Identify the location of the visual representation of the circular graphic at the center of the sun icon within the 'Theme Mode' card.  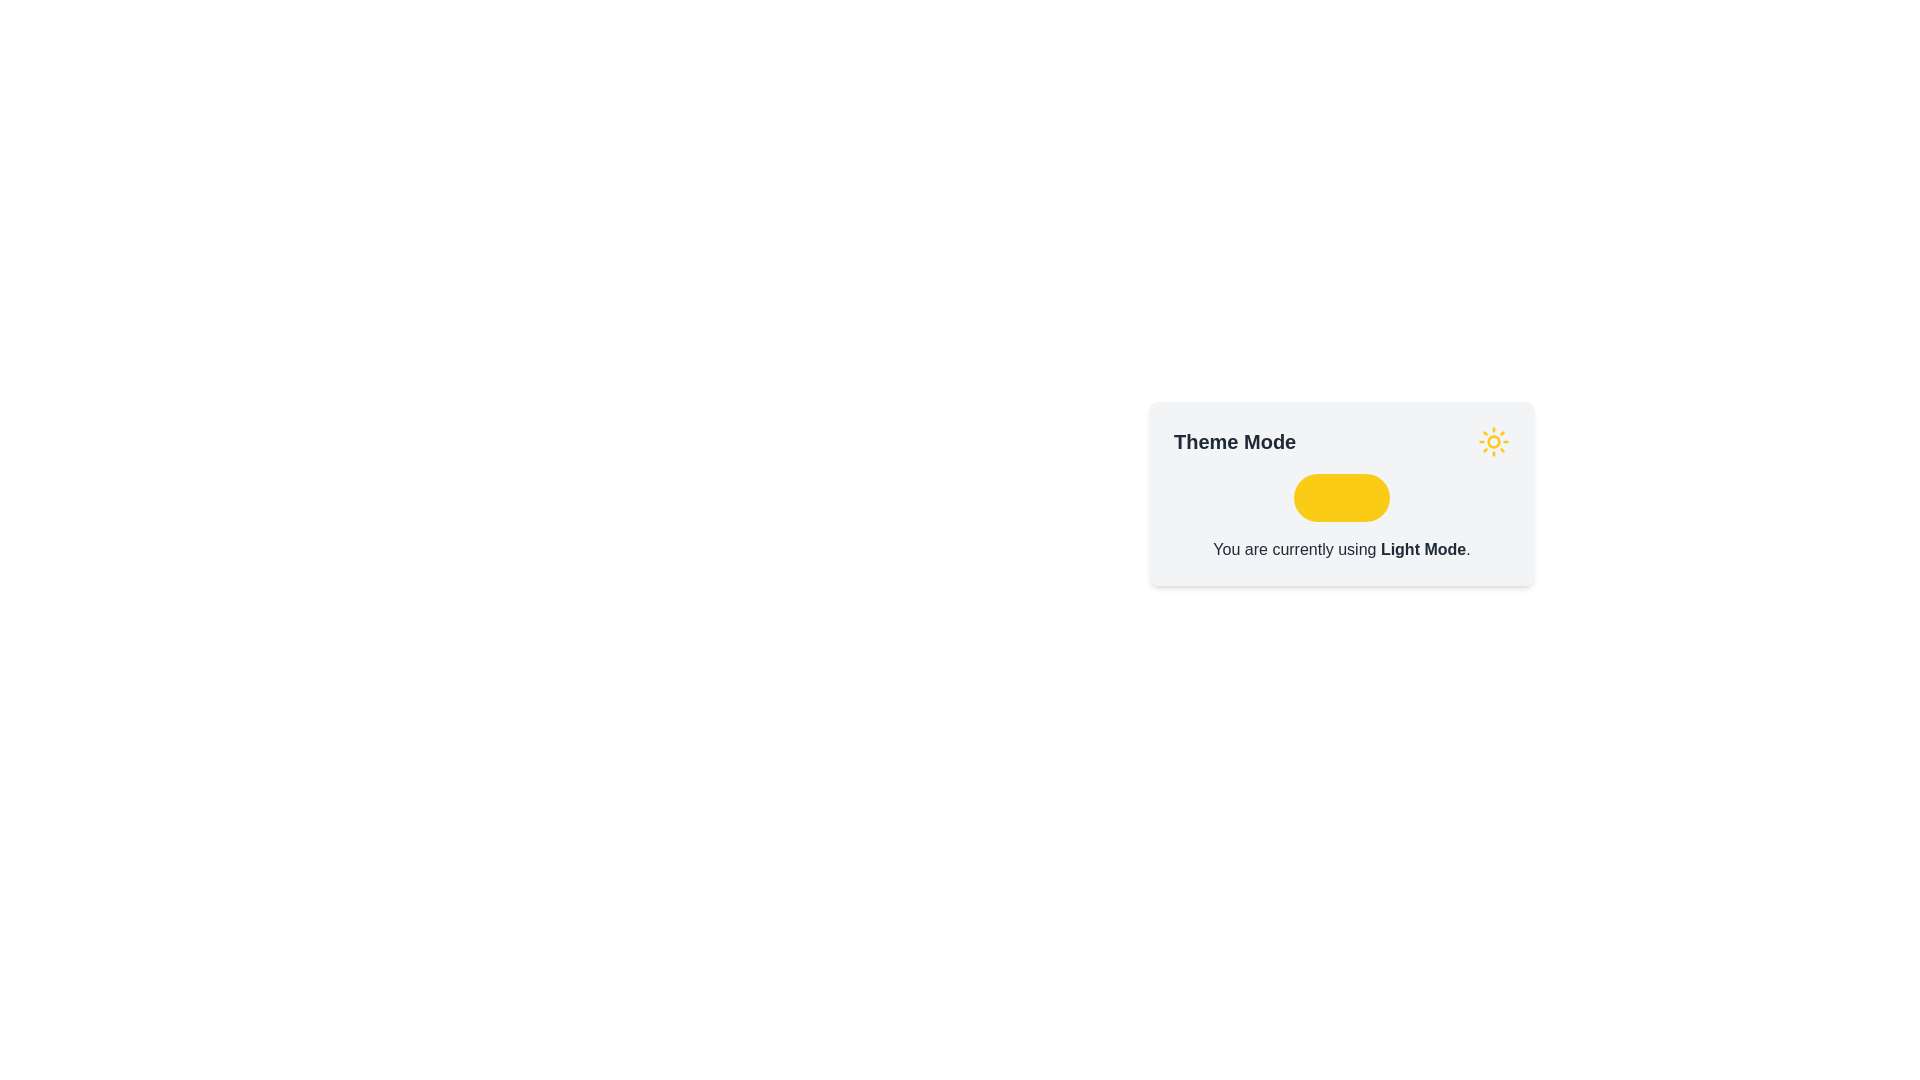
(1493, 441).